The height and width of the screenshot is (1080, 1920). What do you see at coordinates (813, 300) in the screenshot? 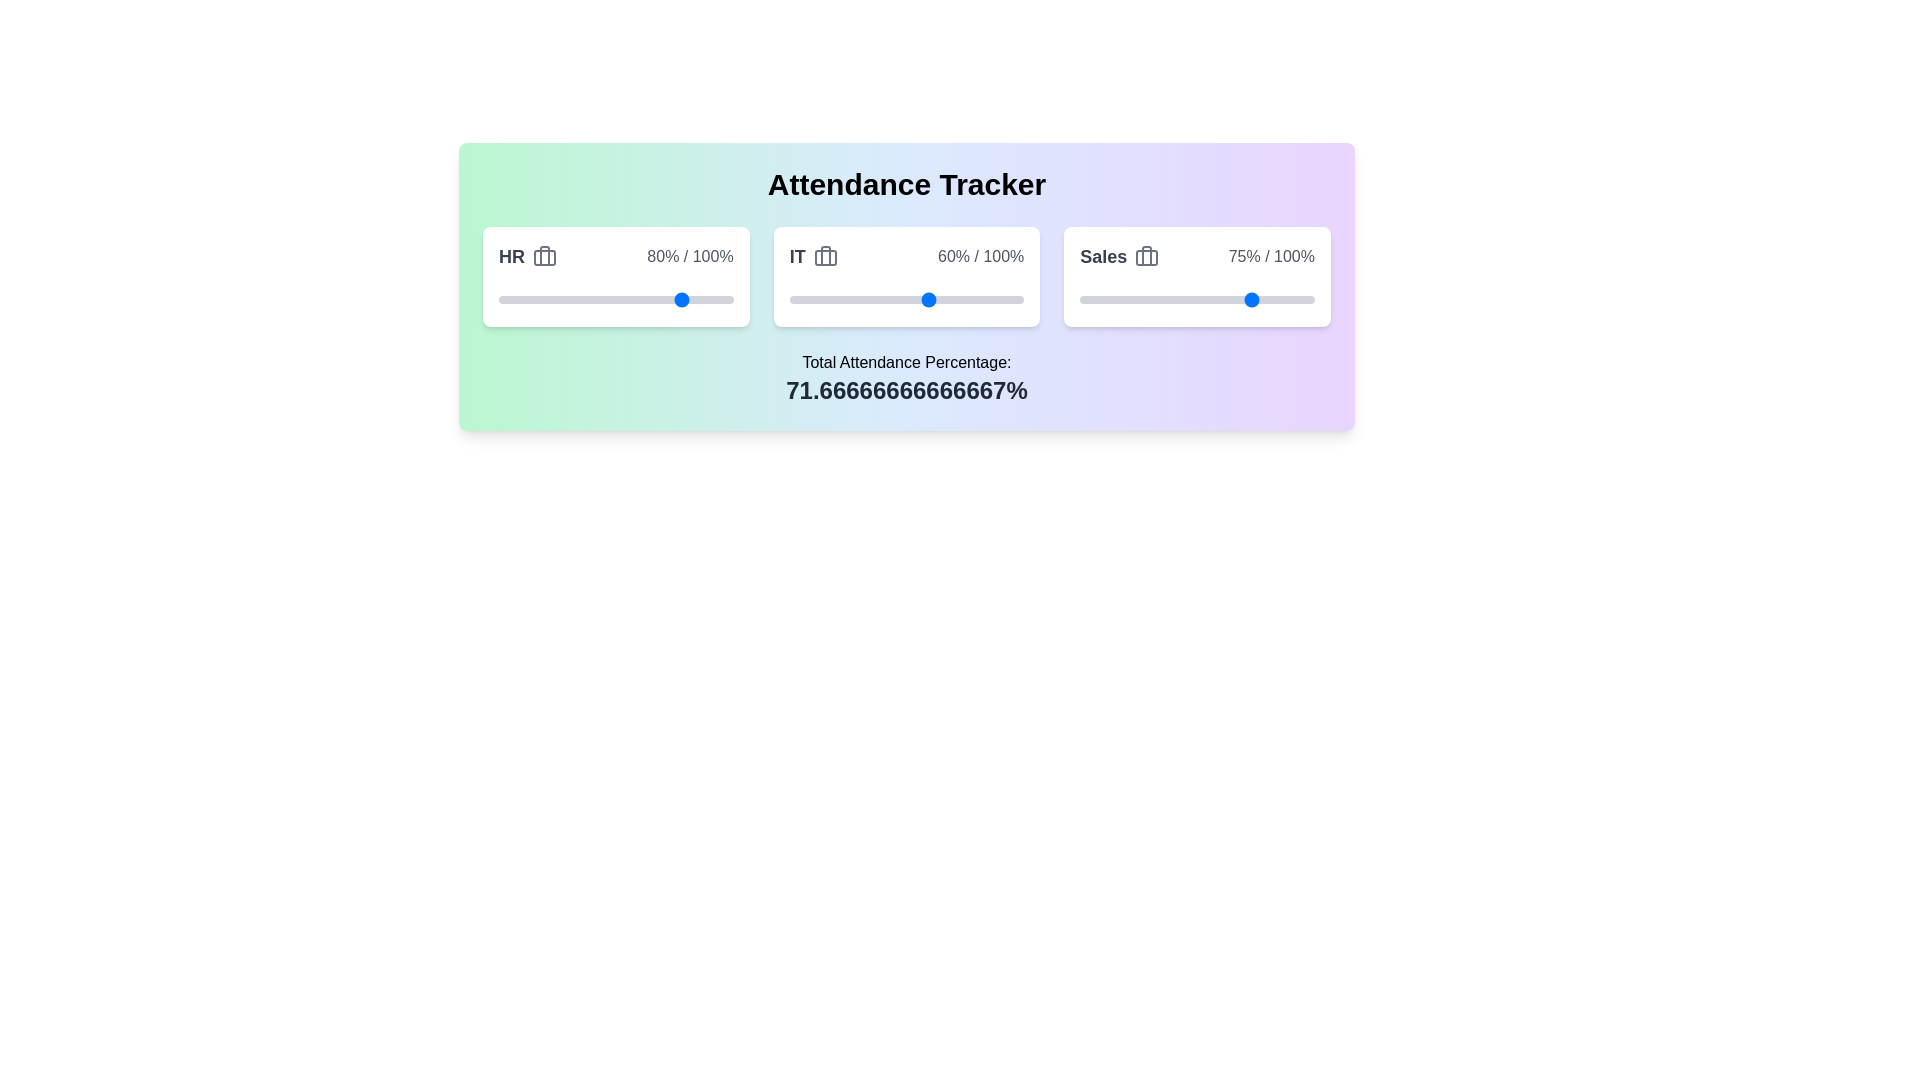
I see `the slider value` at bounding box center [813, 300].